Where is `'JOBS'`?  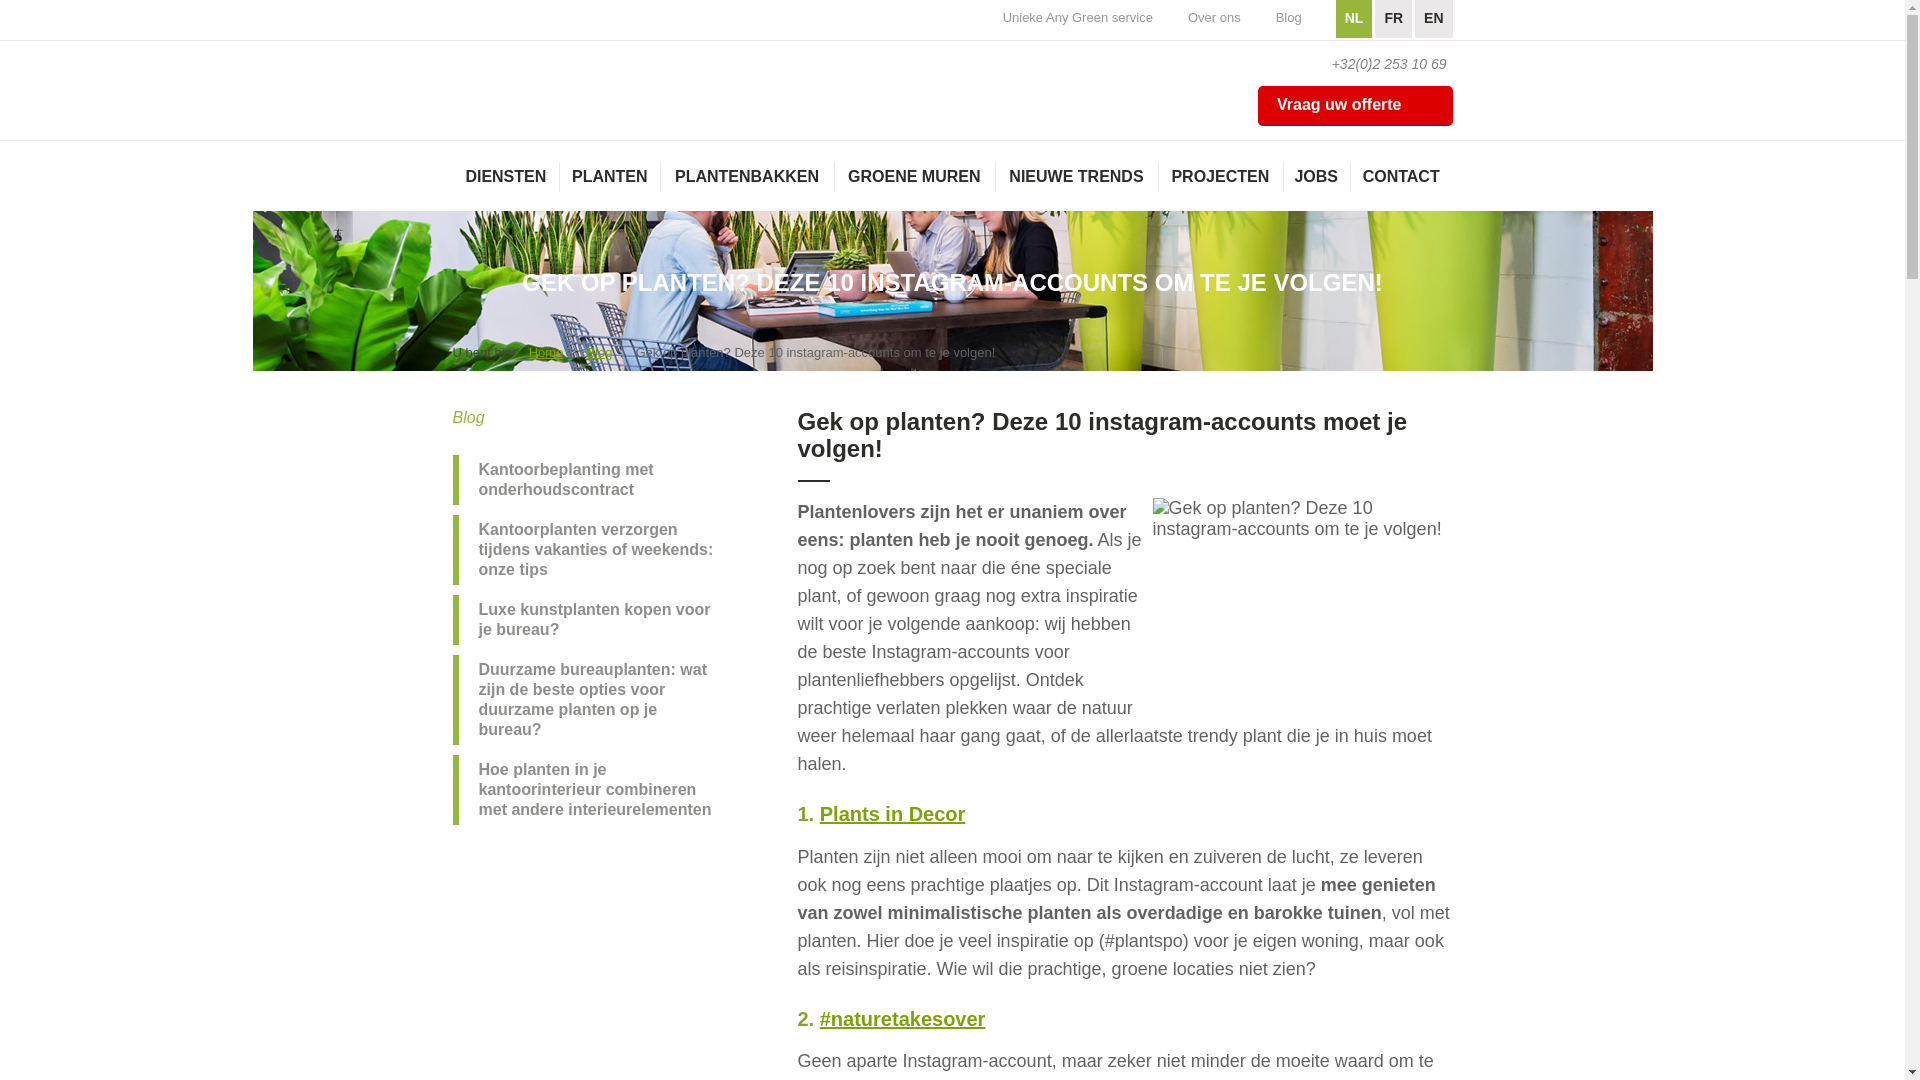
'JOBS' is located at coordinates (1316, 186).